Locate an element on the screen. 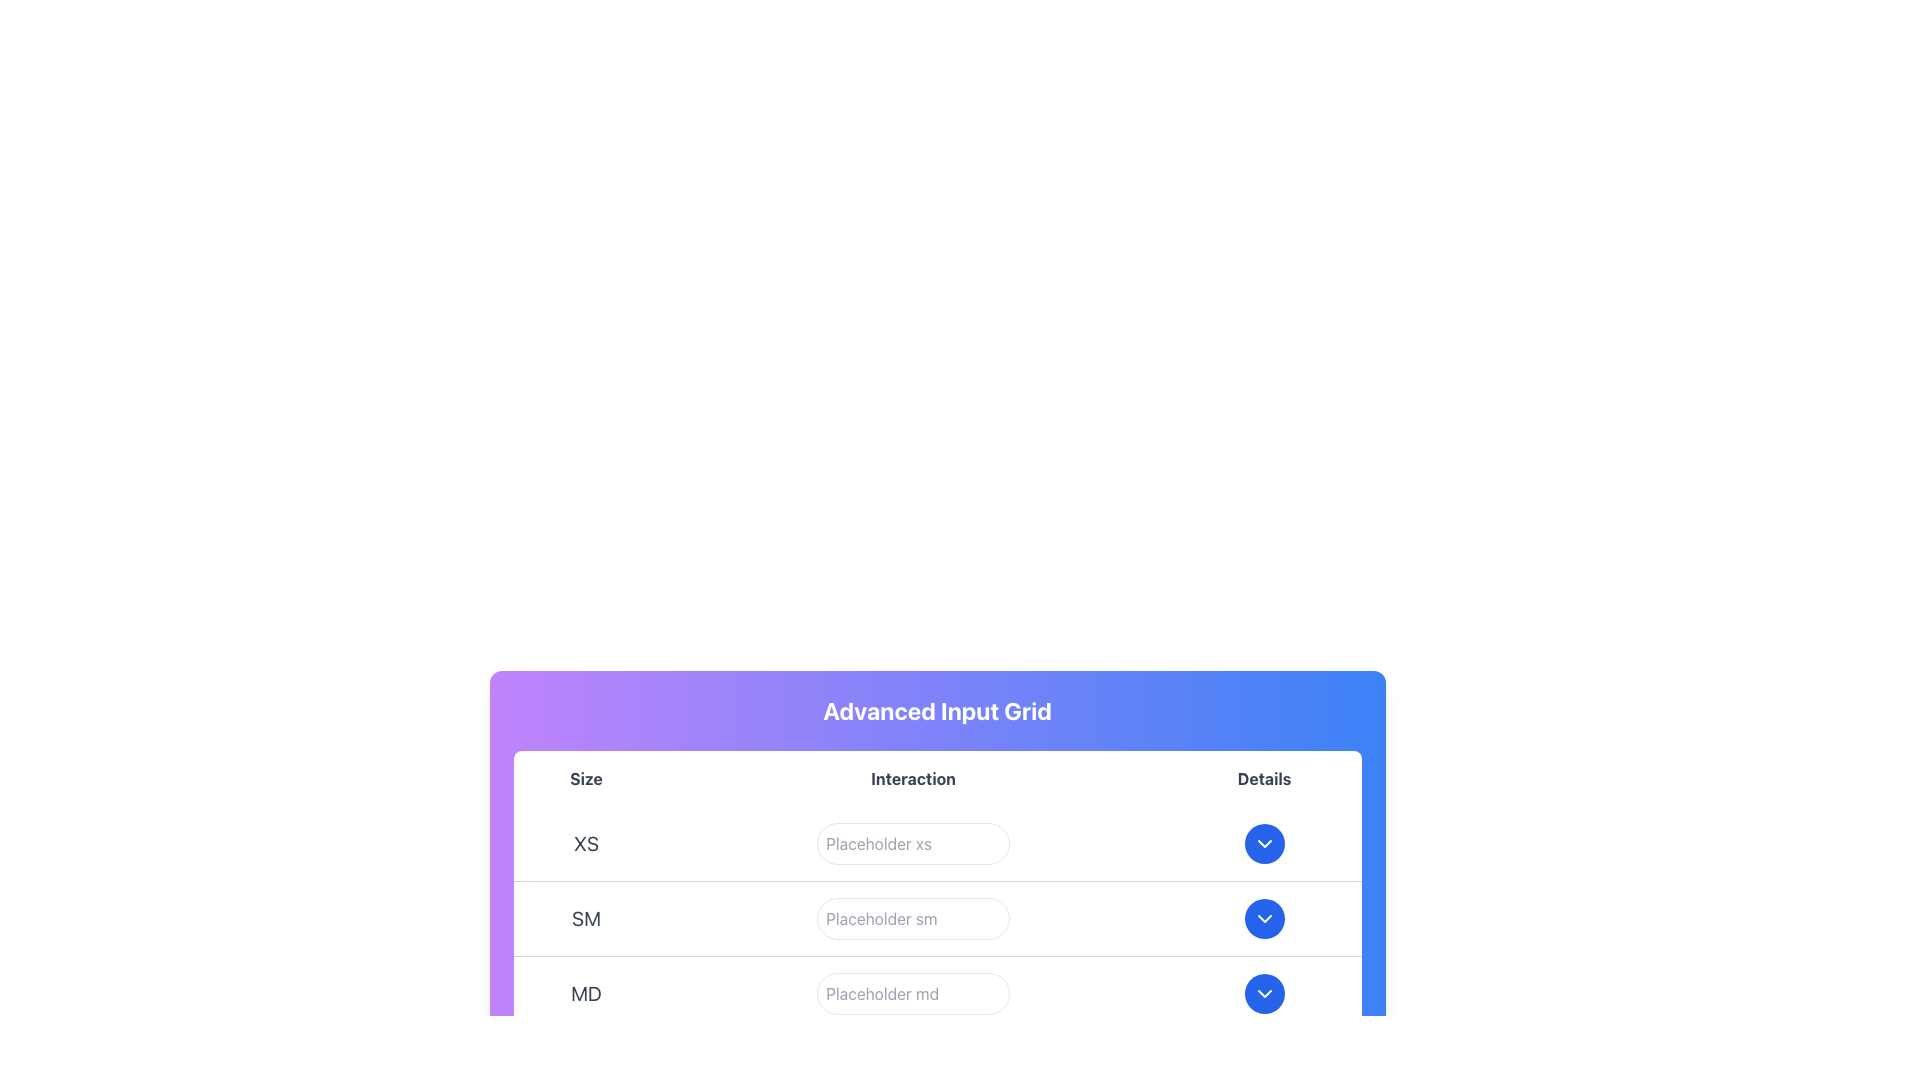  the chevron-down icon in the Details column of the second row is located at coordinates (1263, 918).